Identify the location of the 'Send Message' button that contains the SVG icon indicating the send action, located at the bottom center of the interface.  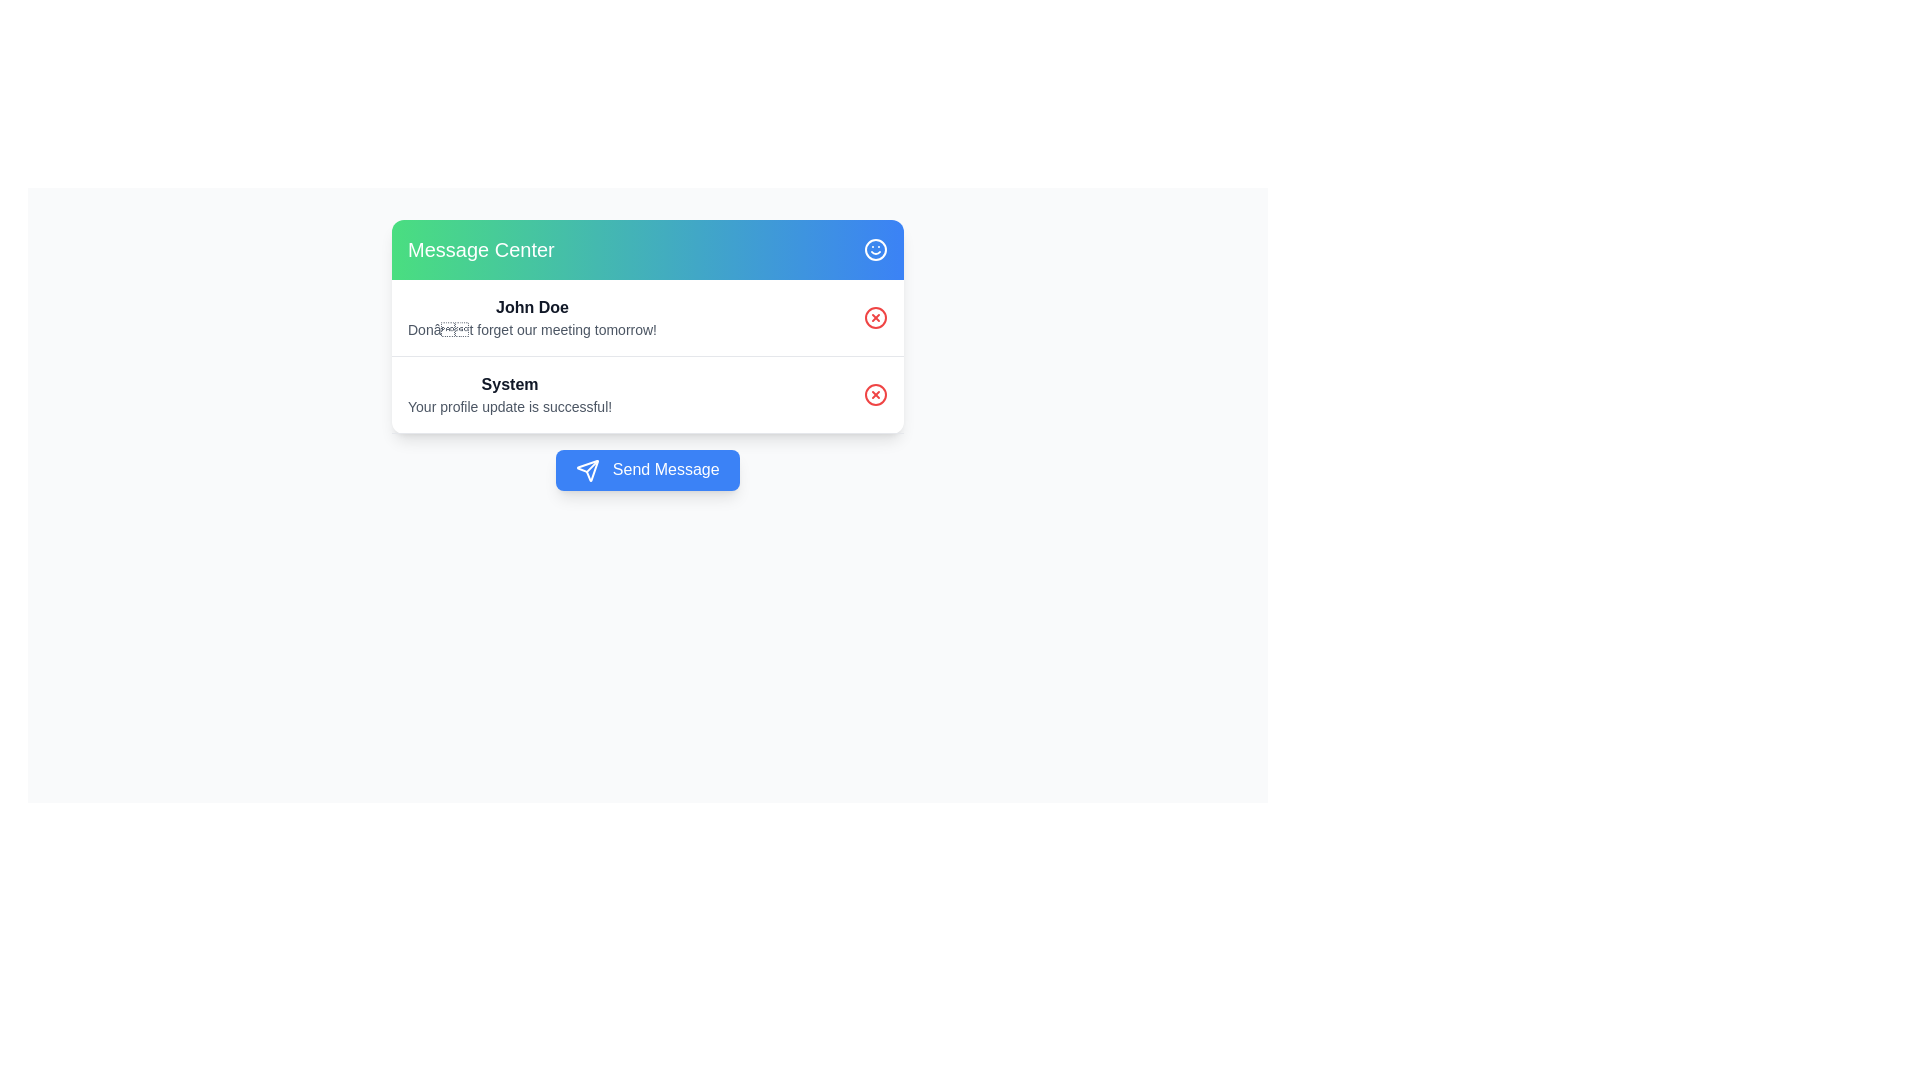
(587, 470).